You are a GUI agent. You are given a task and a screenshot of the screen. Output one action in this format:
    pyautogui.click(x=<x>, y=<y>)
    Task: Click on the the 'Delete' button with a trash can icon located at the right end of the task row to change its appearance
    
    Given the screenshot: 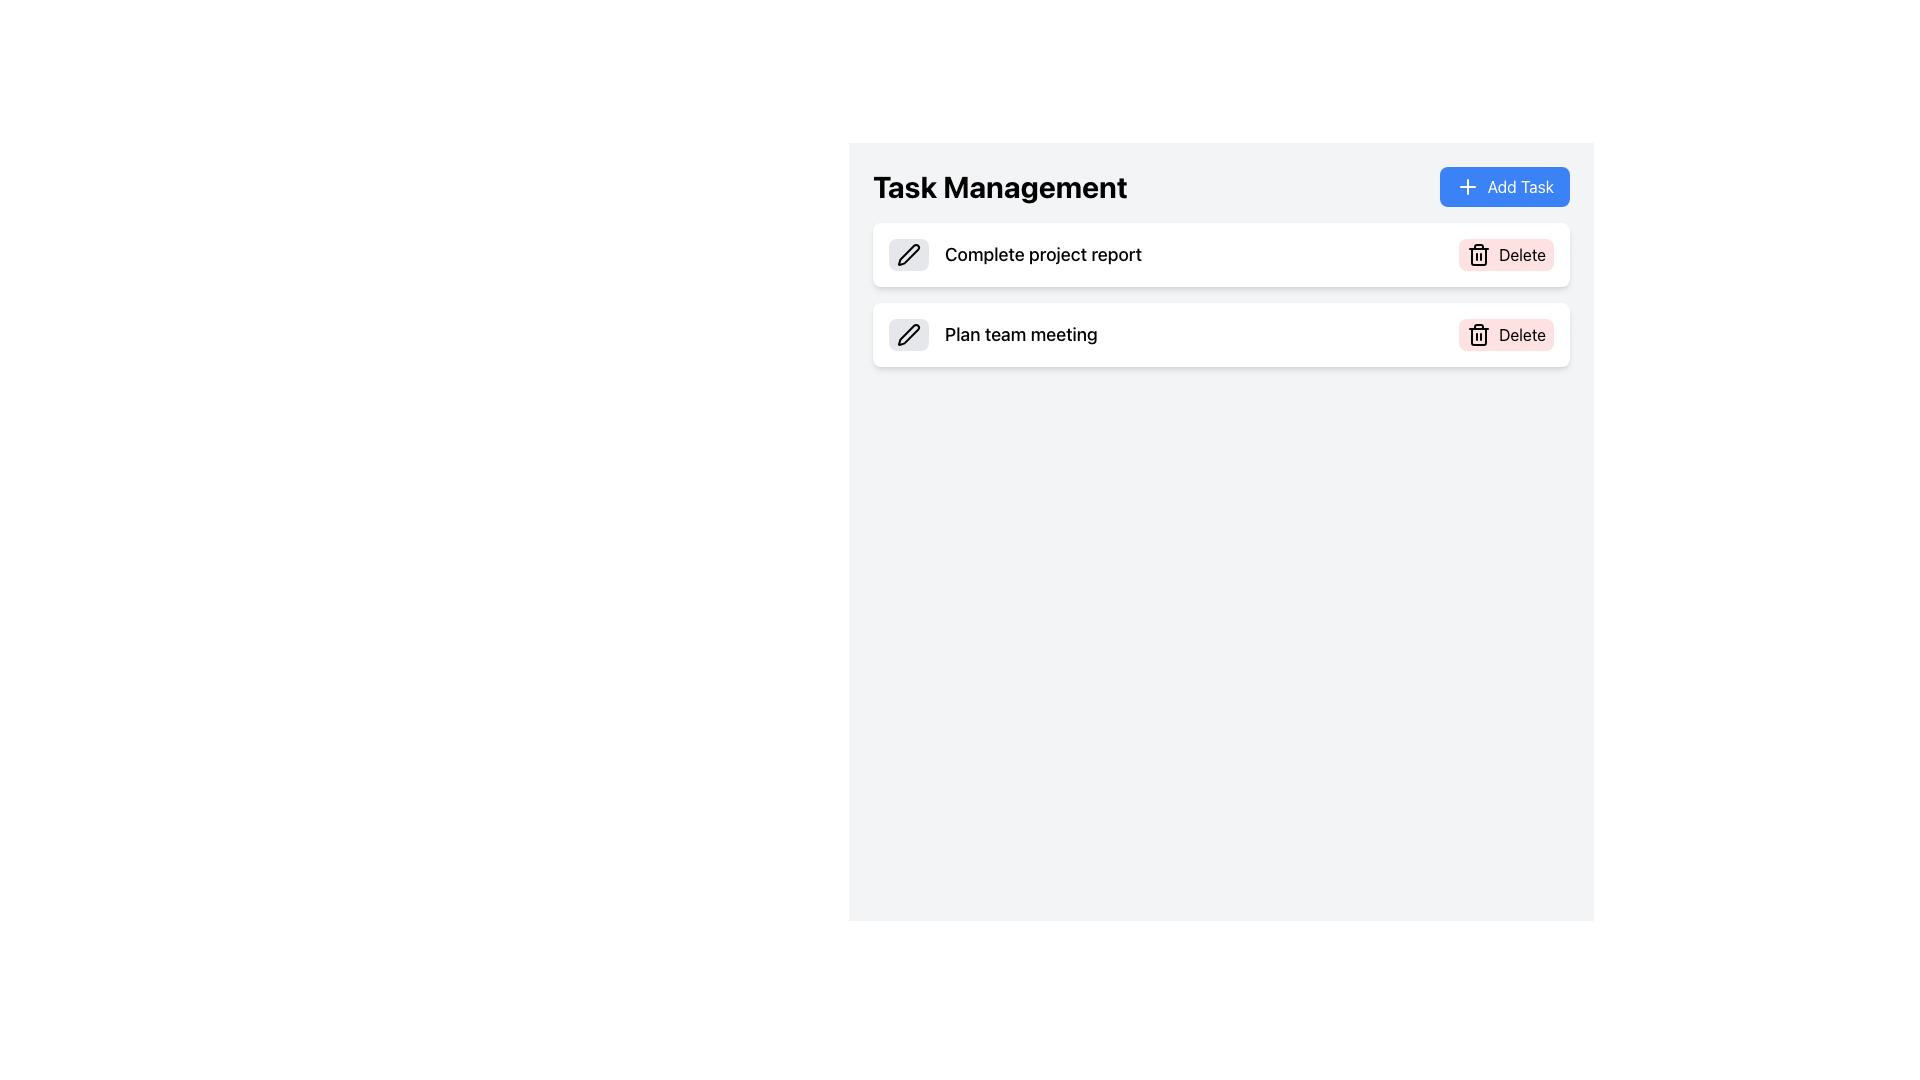 What is the action you would take?
    pyautogui.click(x=1506, y=253)
    